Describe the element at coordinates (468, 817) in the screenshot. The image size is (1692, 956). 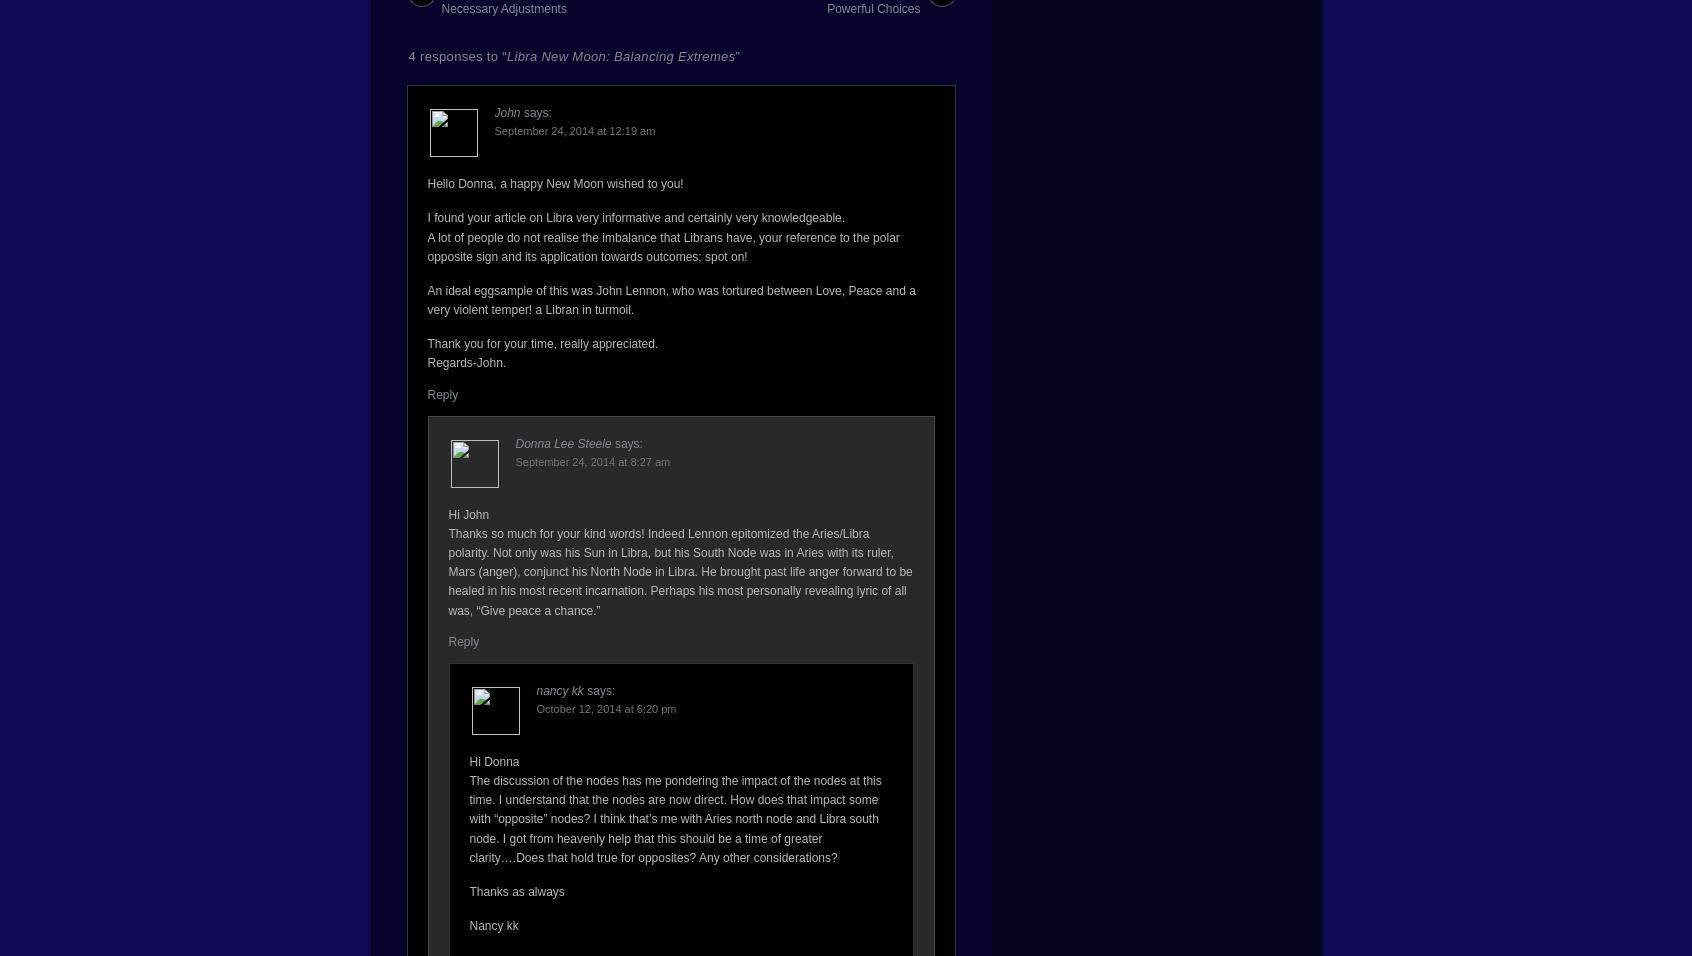
I see `'The discussion of the nodes has me pondering the impact of the nodes at this time.  I understand that the nodes are now direct.  How does that impact some with “opposite” nodes?  I think that’s me with Aries north node and Libra south node.   I got from heavenly help that this should be  a time of greater clarity….Does that hold true for opposites?  Any other considerations?'` at that location.